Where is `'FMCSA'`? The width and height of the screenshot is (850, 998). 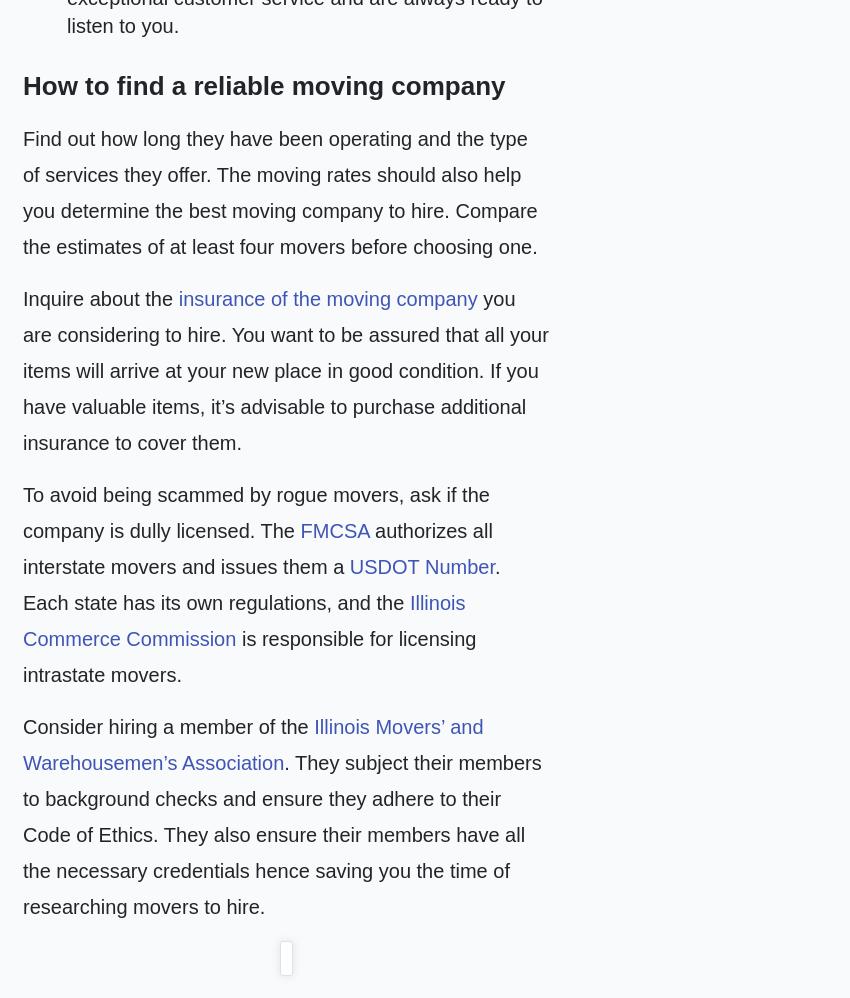
'FMCSA' is located at coordinates (334, 531).